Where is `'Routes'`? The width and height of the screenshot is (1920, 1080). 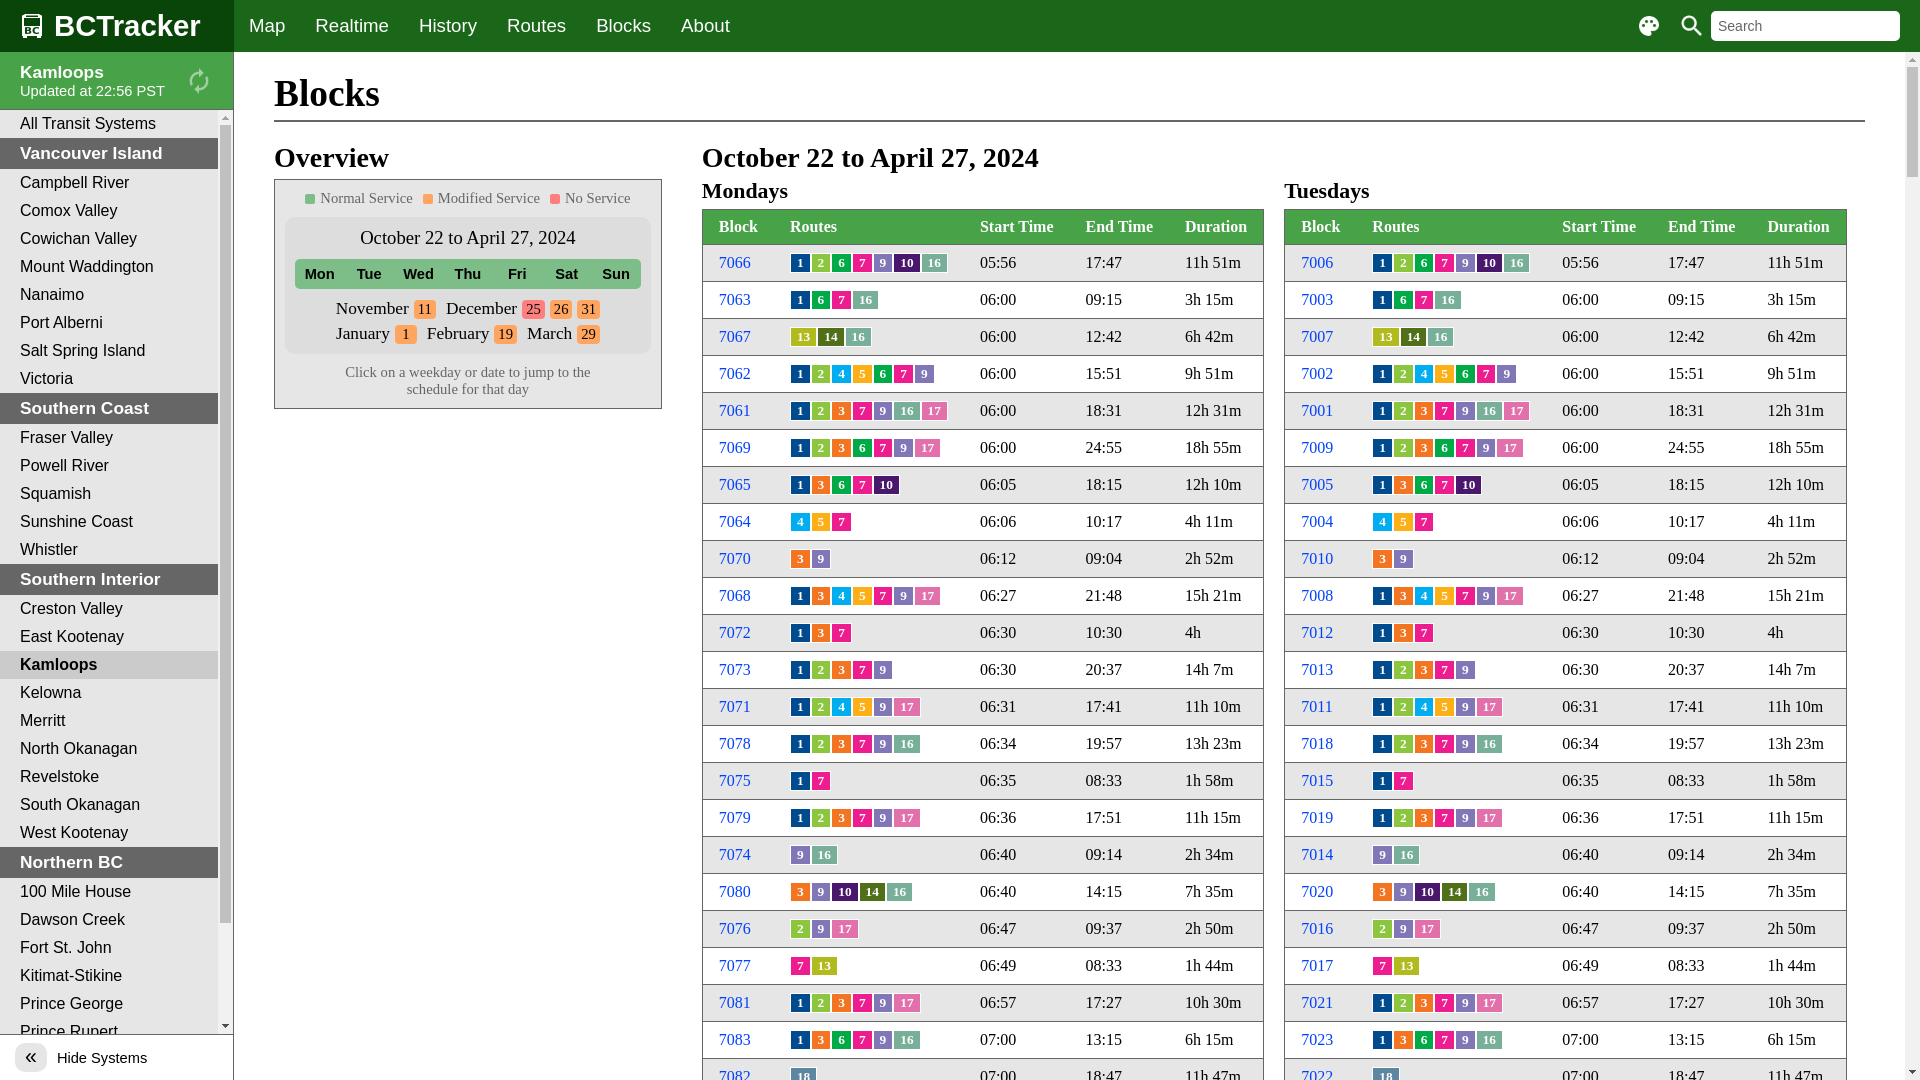
'Routes' is located at coordinates (536, 26).